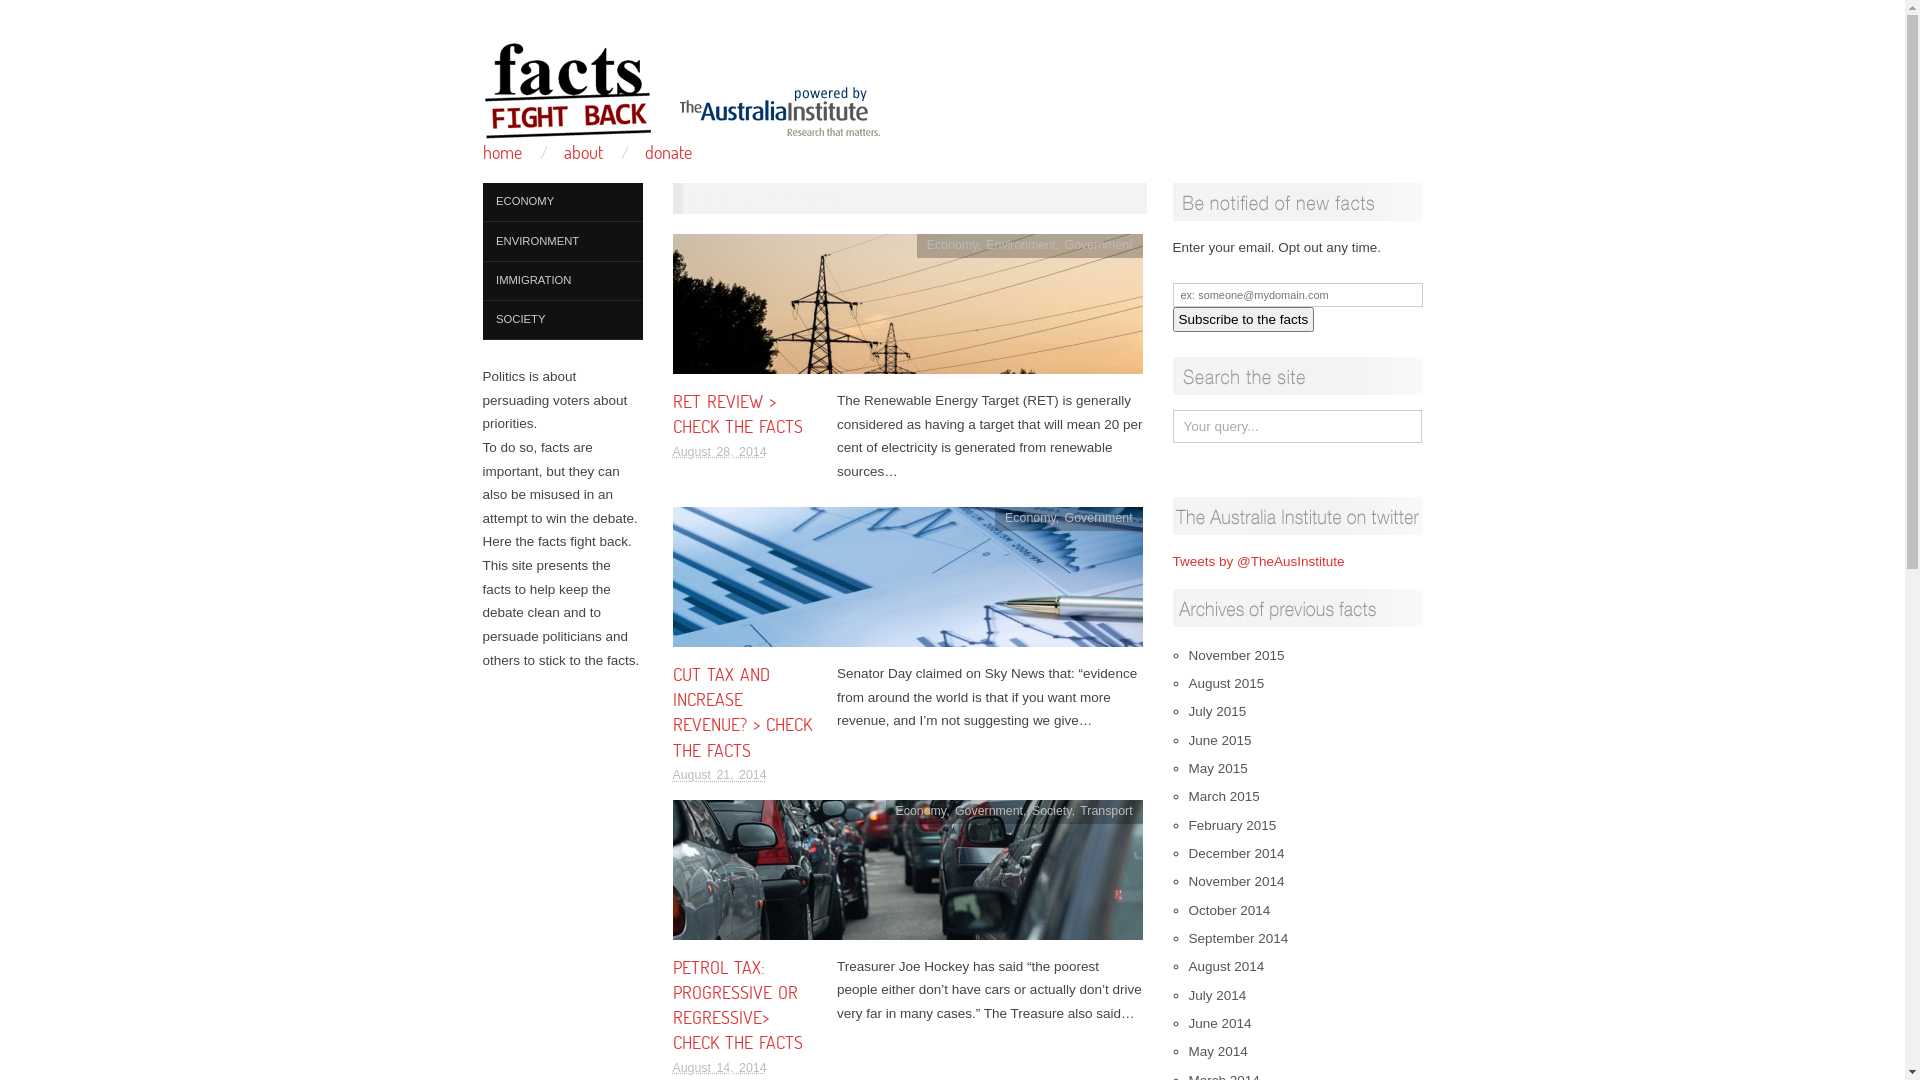 Image resolution: width=1920 pixels, height=1080 pixels. Describe the element at coordinates (1256, 561) in the screenshot. I see `'Tweets by @TheAusInstitute'` at that location.